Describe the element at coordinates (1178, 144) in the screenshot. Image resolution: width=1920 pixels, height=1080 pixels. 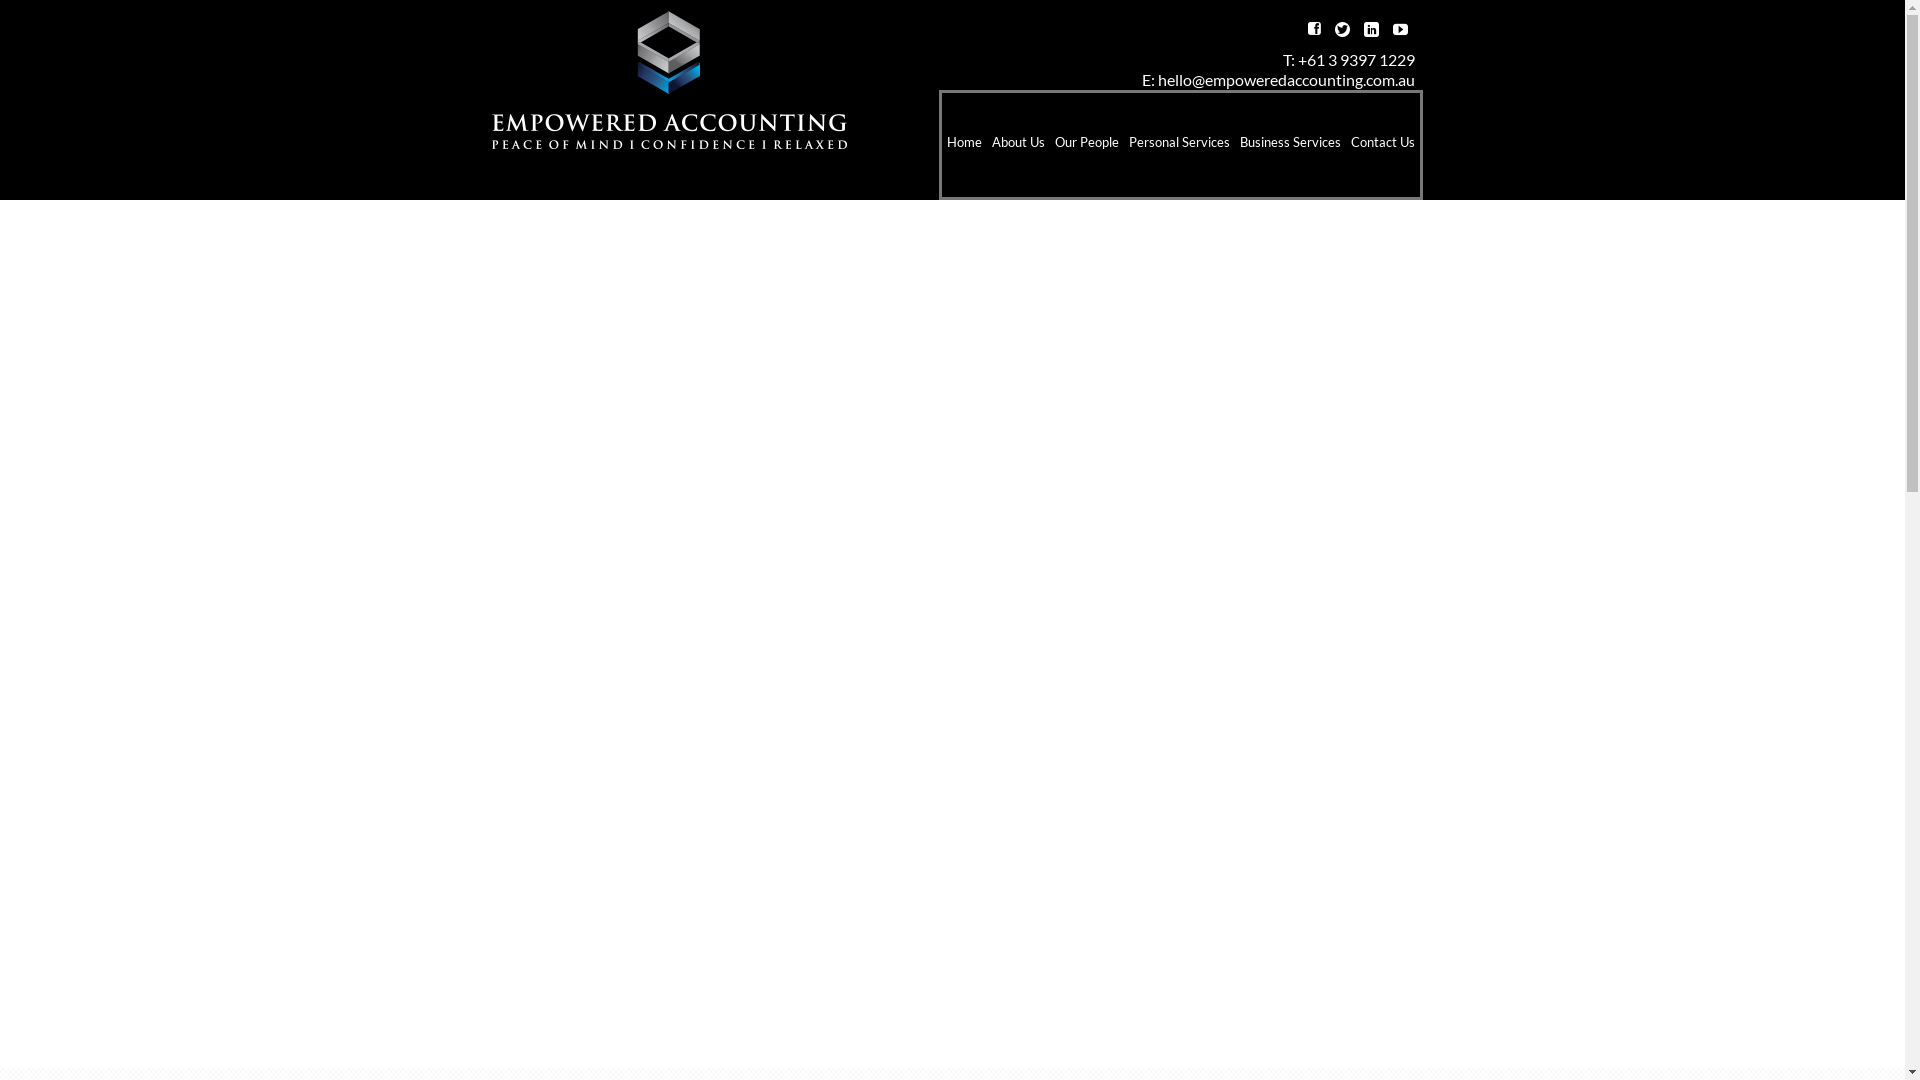
I see `'Personal Services'` at that location.